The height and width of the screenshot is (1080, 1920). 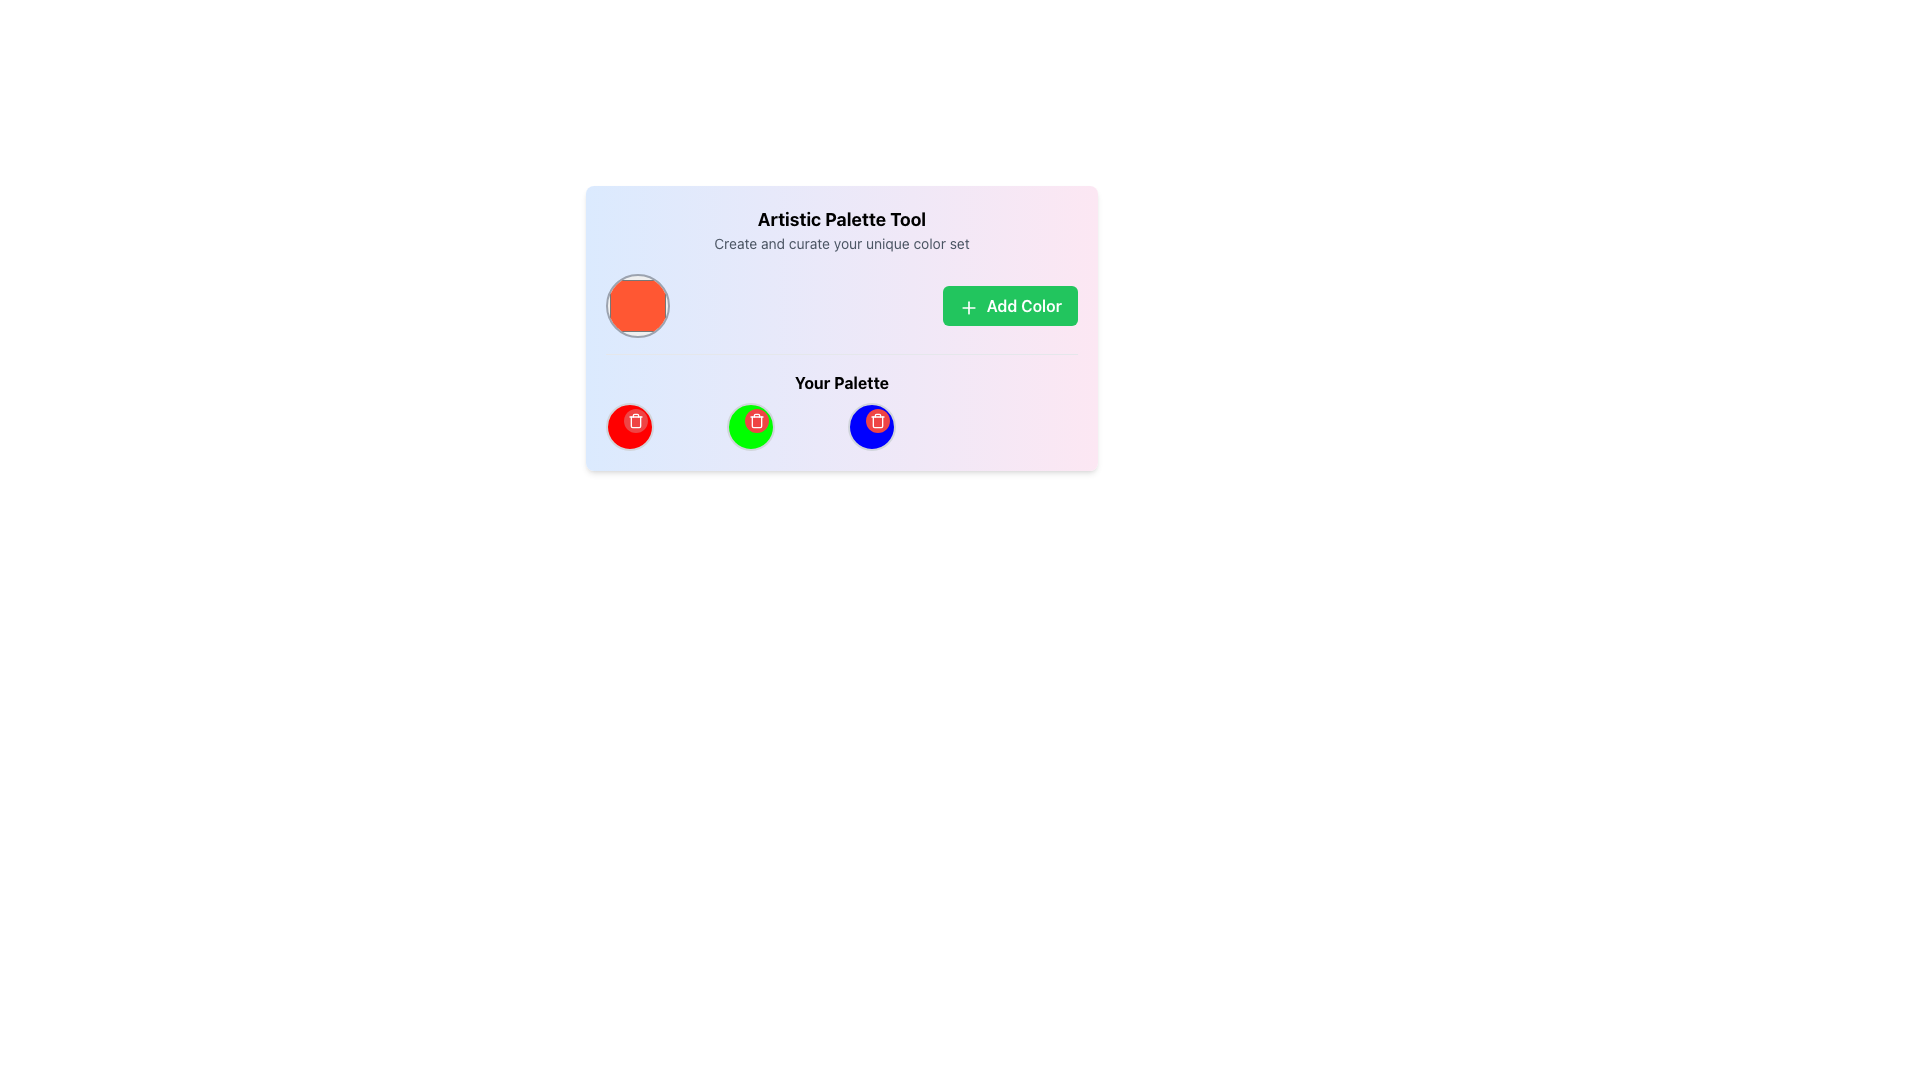 What do you see at coordinates (637, 305) in the screenshot?
I see `the Color Selector Circle, which is an orange circular UI component with a gray outline` at bounding box center [637, 305].